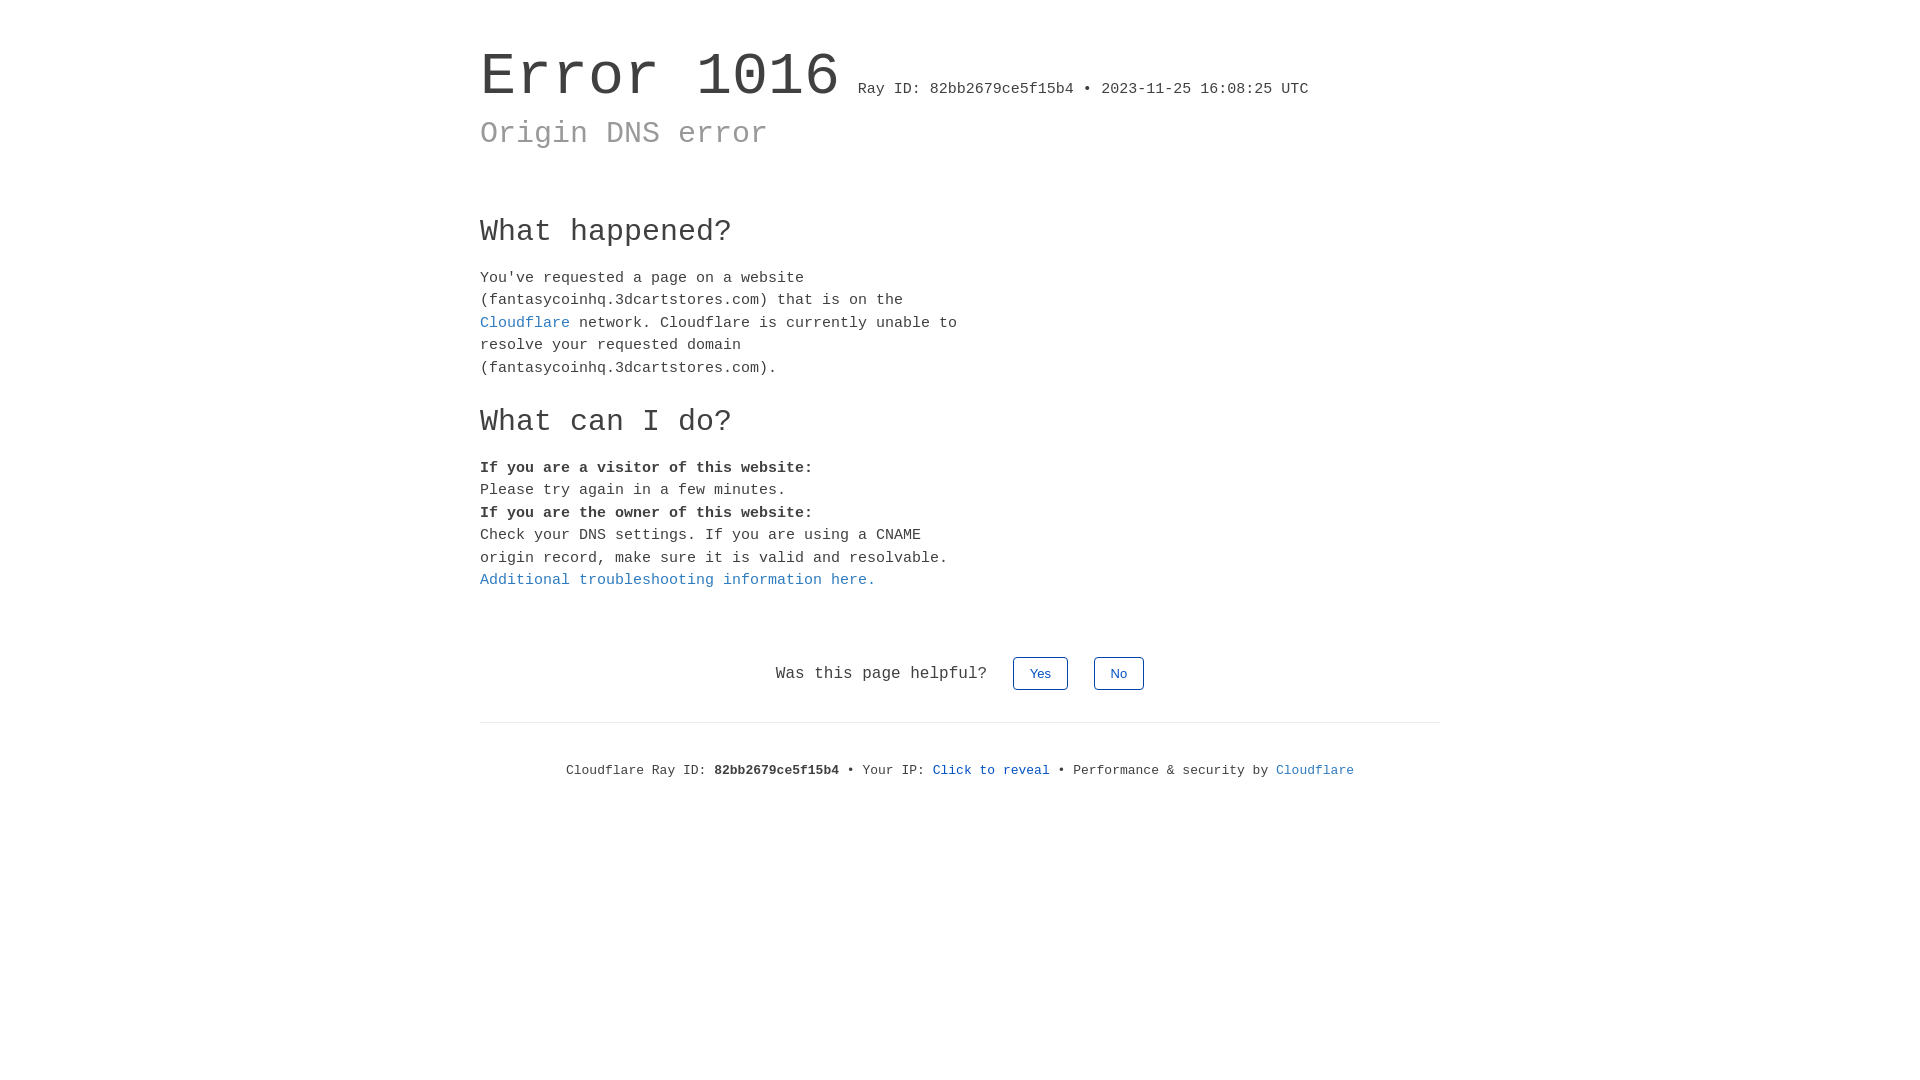 This screenshot has width=1920, height=1080. I want to click on 'No', so click(1118, 672).